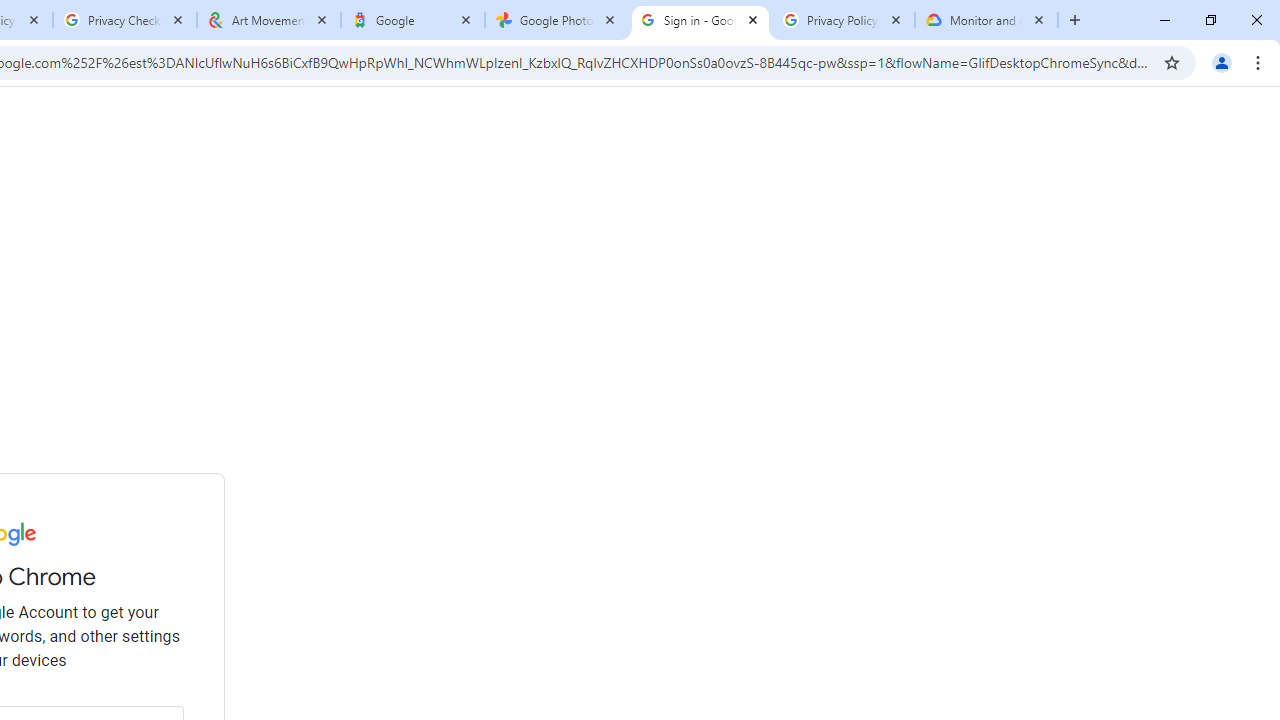 Image resolution: width=1280 pixels, height=720 pixels. Describe the element at coordinates (700, 20) in the screenshot. I see `'Sign in - Google Accounts'` at that location.